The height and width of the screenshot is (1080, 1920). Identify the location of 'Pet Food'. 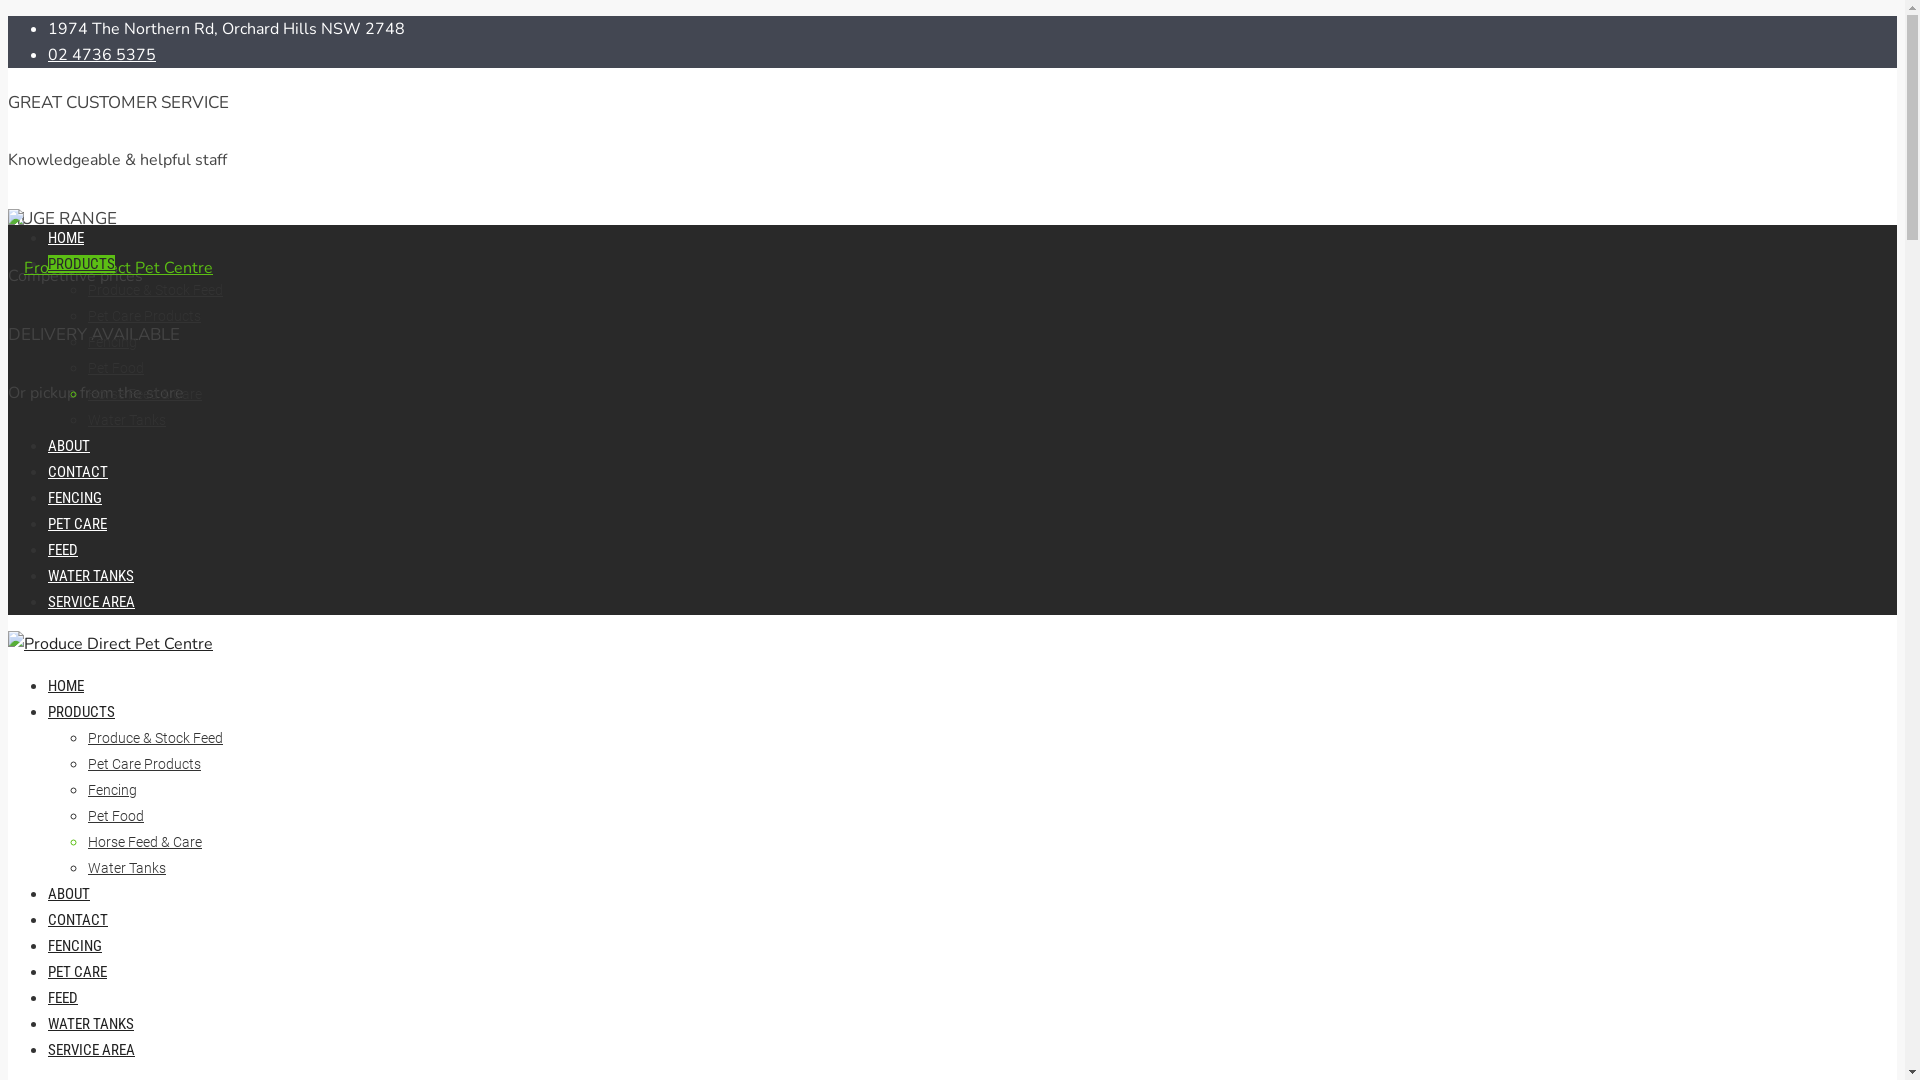
(86, 367).